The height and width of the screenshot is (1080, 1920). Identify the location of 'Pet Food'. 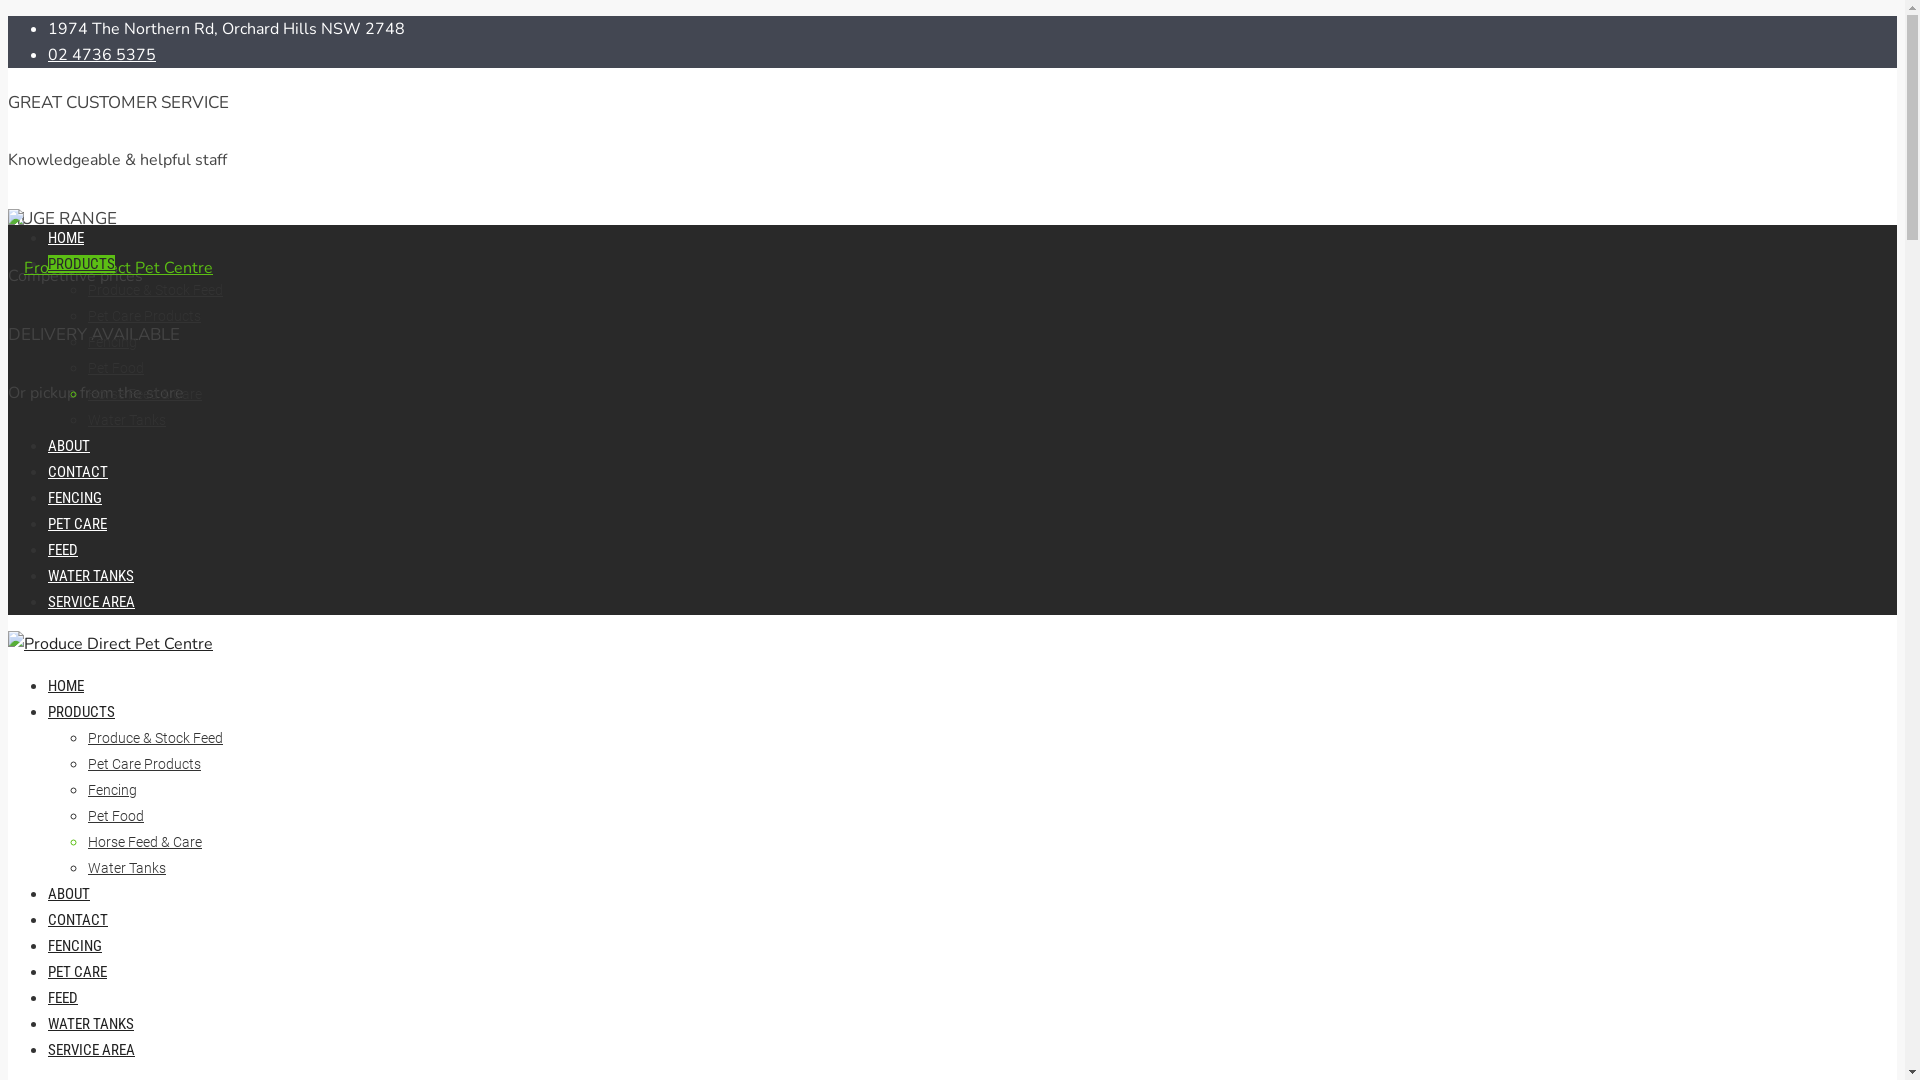
(86, 367).